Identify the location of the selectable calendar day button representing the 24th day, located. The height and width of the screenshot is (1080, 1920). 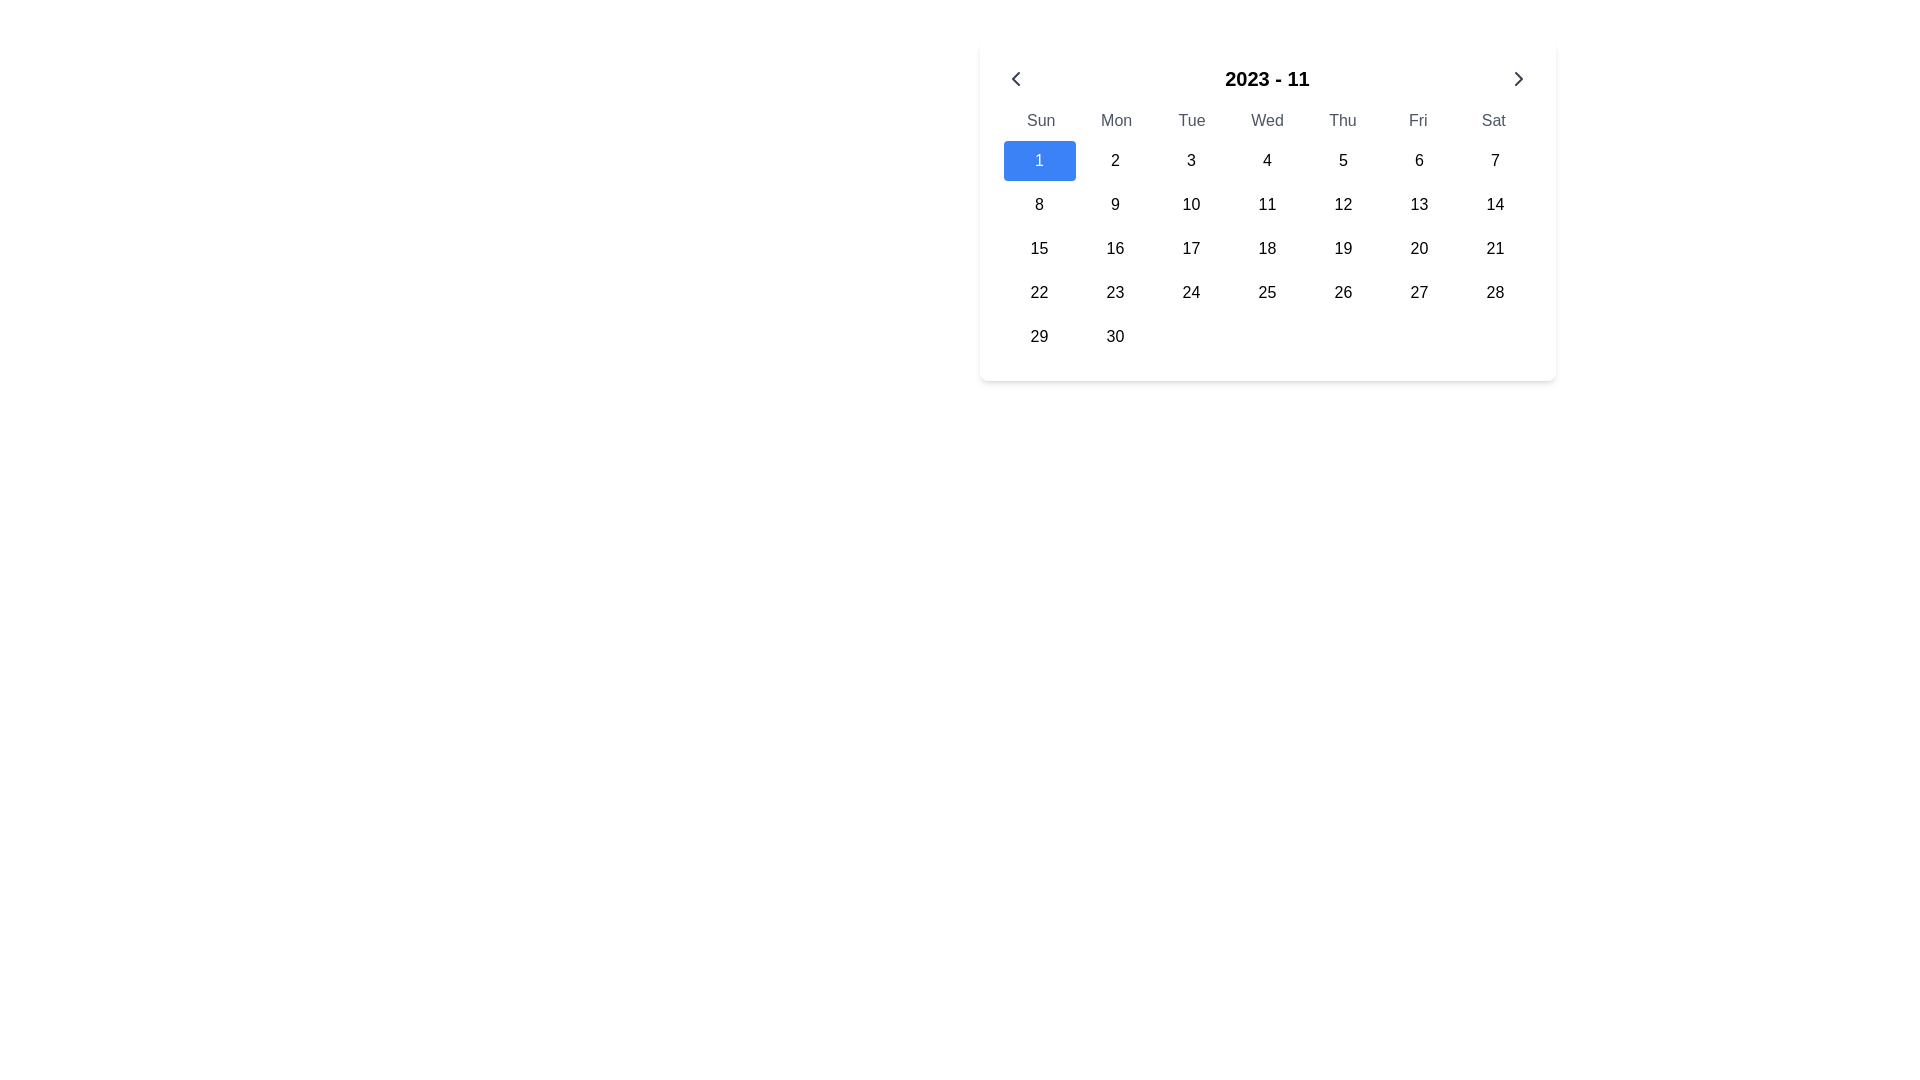
(1191, 293).